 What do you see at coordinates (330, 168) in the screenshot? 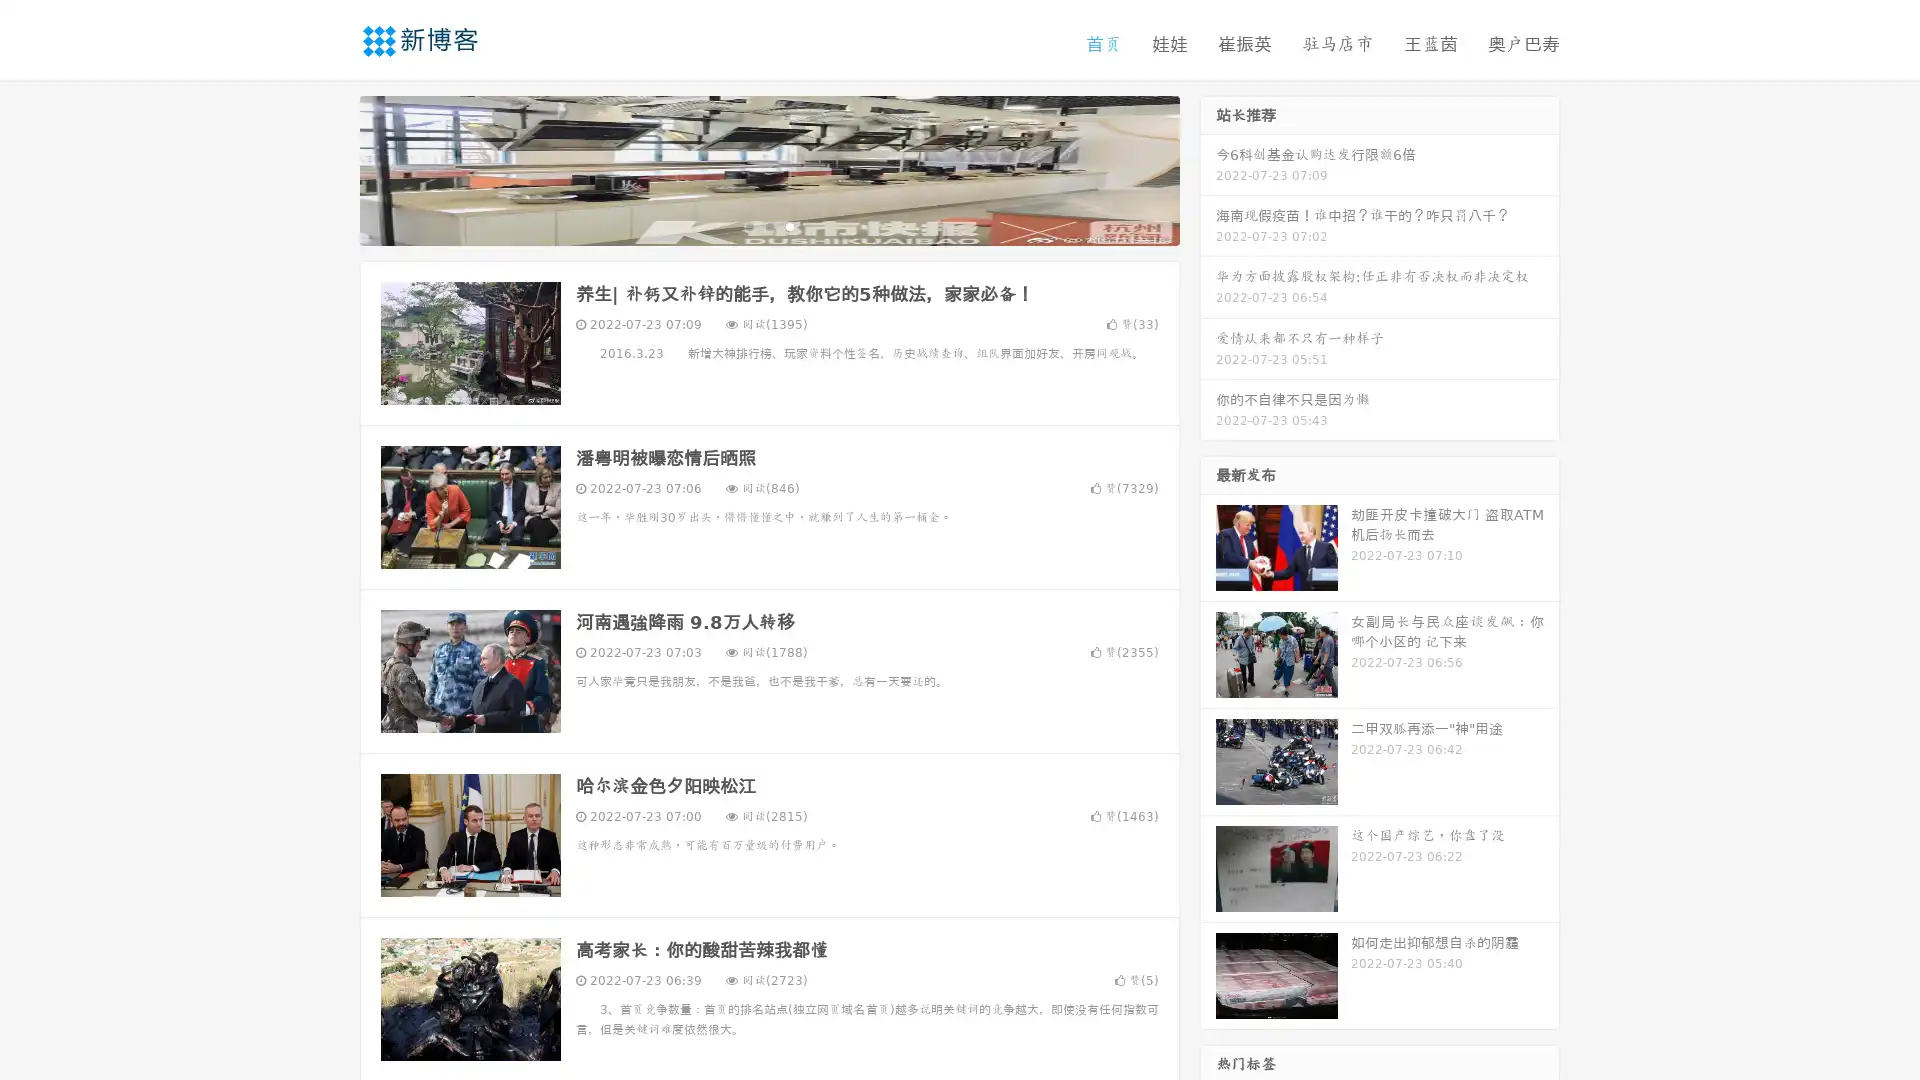
I see `Previous slide` at bounding box center [330, 168].